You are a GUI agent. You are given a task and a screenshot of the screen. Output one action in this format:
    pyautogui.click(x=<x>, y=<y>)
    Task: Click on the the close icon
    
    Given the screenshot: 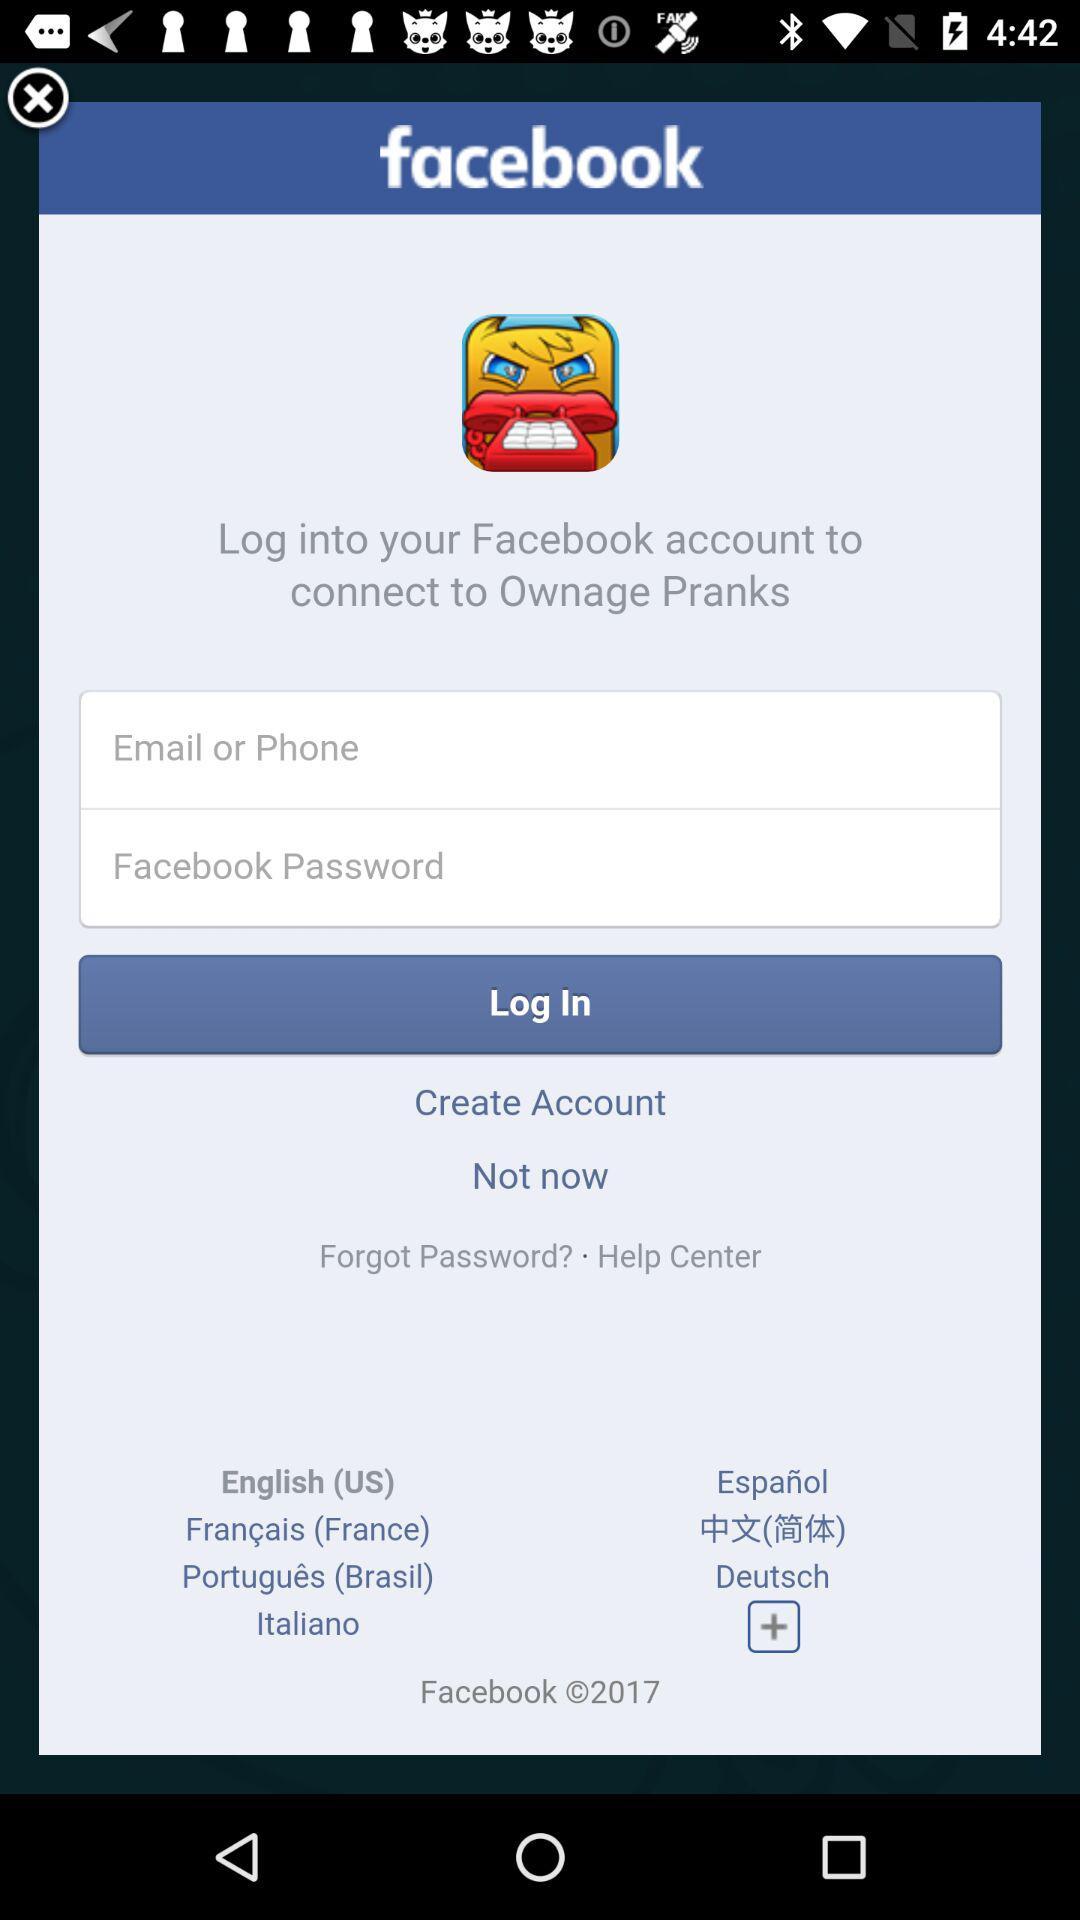 What is the action you would take?
    pyautogui.click(x=38, y=104)
    